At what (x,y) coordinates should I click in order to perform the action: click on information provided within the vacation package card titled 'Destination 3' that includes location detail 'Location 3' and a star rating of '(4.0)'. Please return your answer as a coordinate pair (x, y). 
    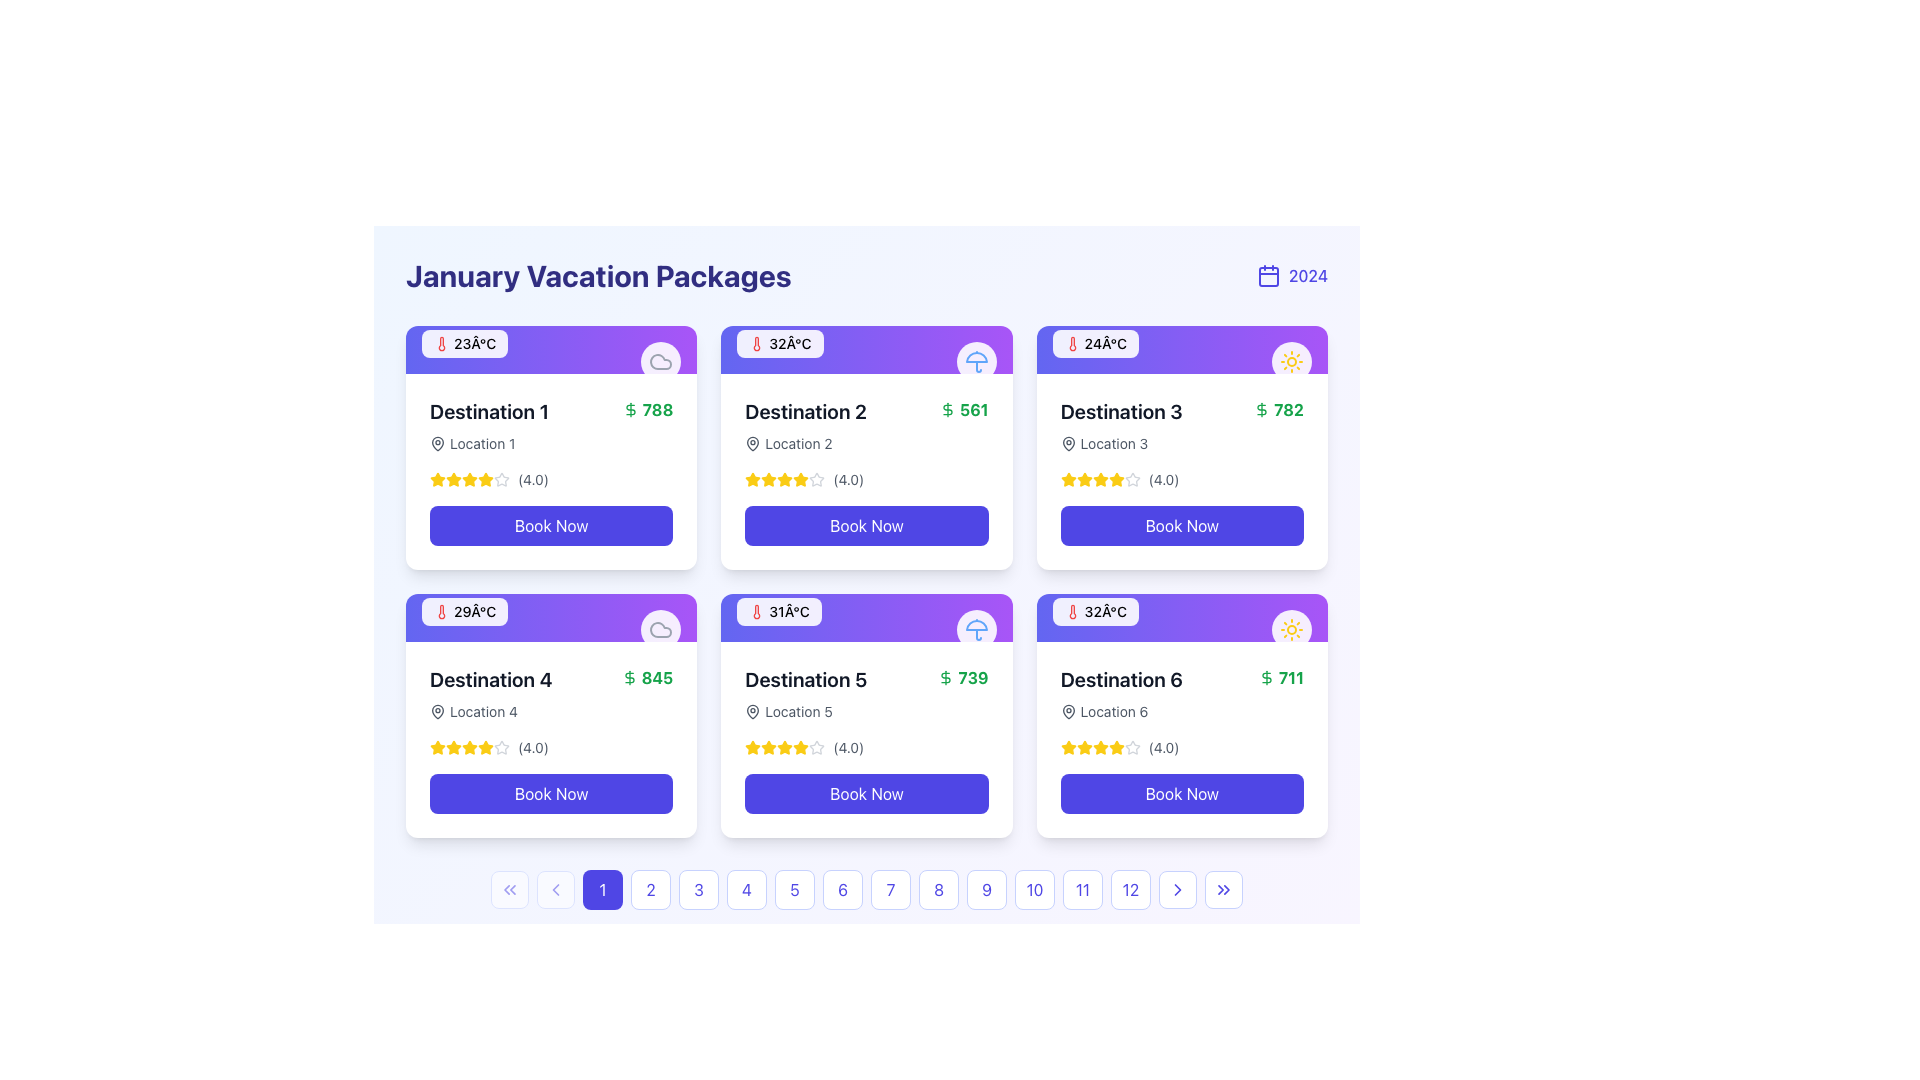
    Looking at the image, I should click on (1182, 471).